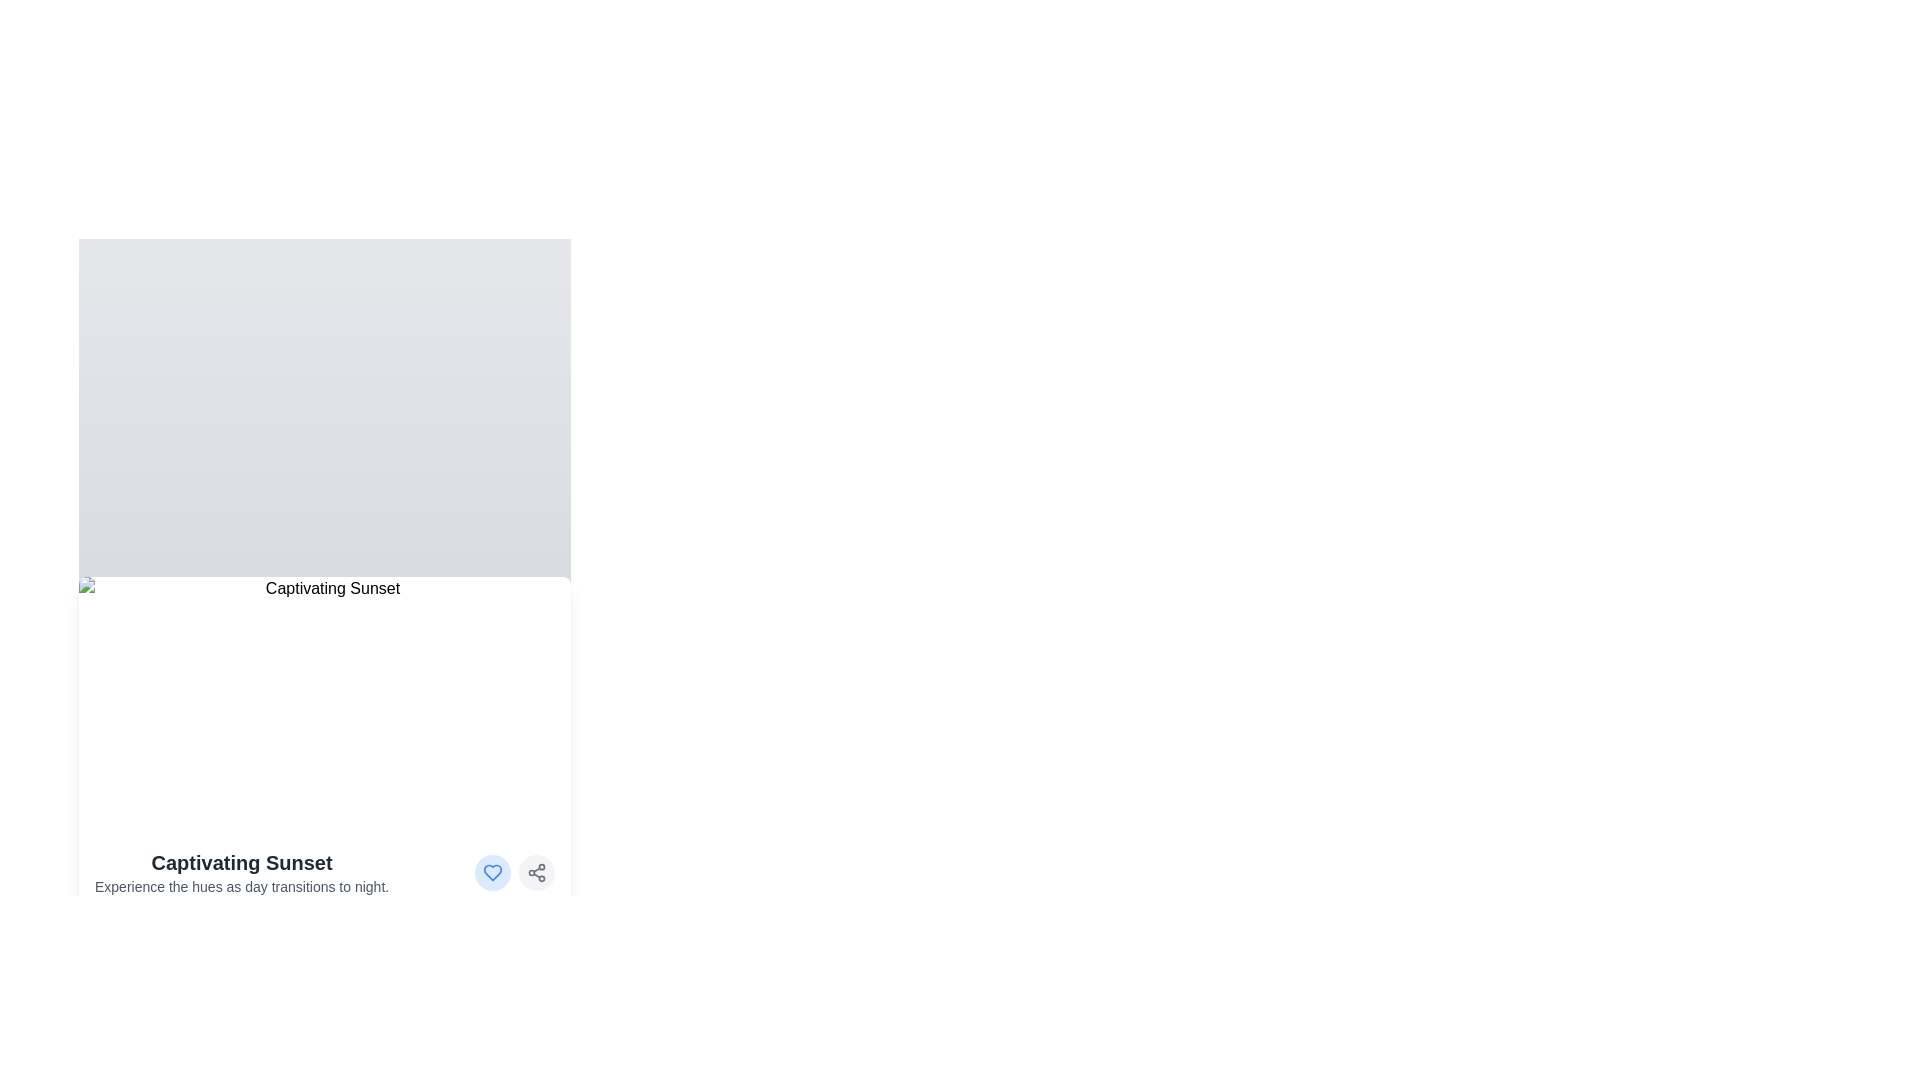  What do you see at coordinates (241, 886) in the screenshot?
I see `supplementary descriptive text located directly below the 'Captivating Sunset' title, which serves as a caption or subtext` at bounding box center [241, 886].